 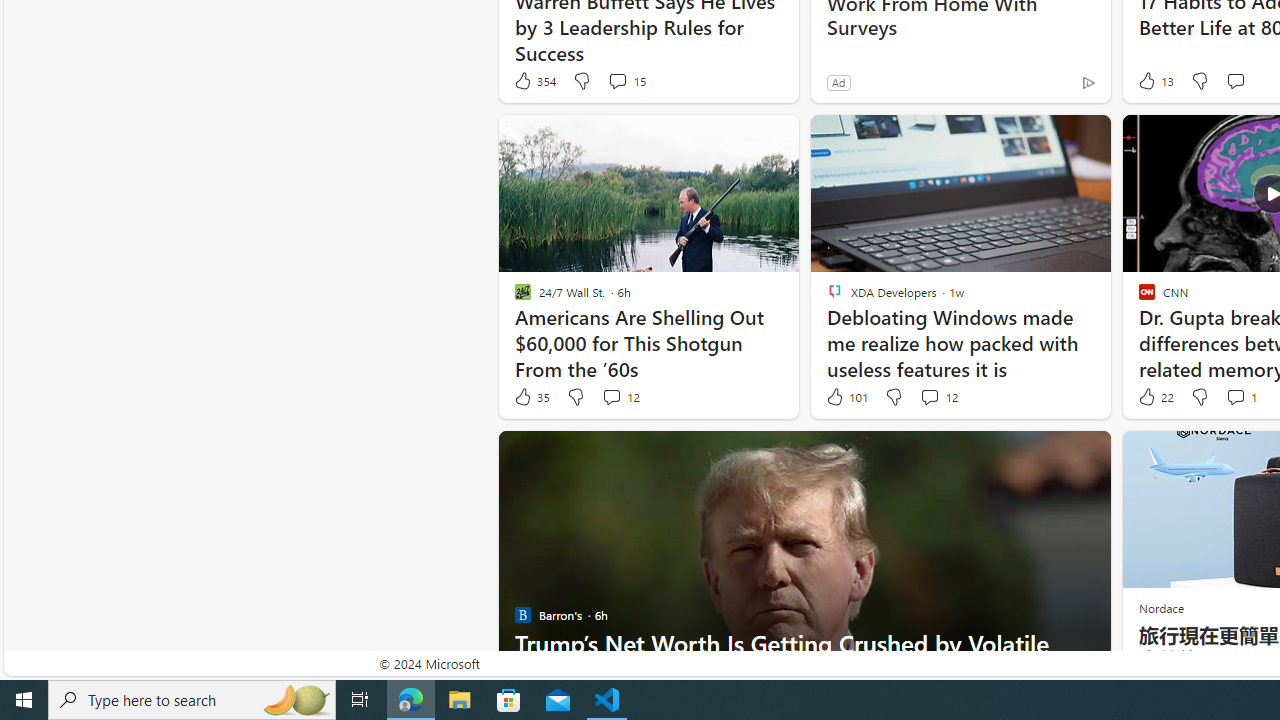 I want to click on '22 Like', so click(x=1154, y=397).